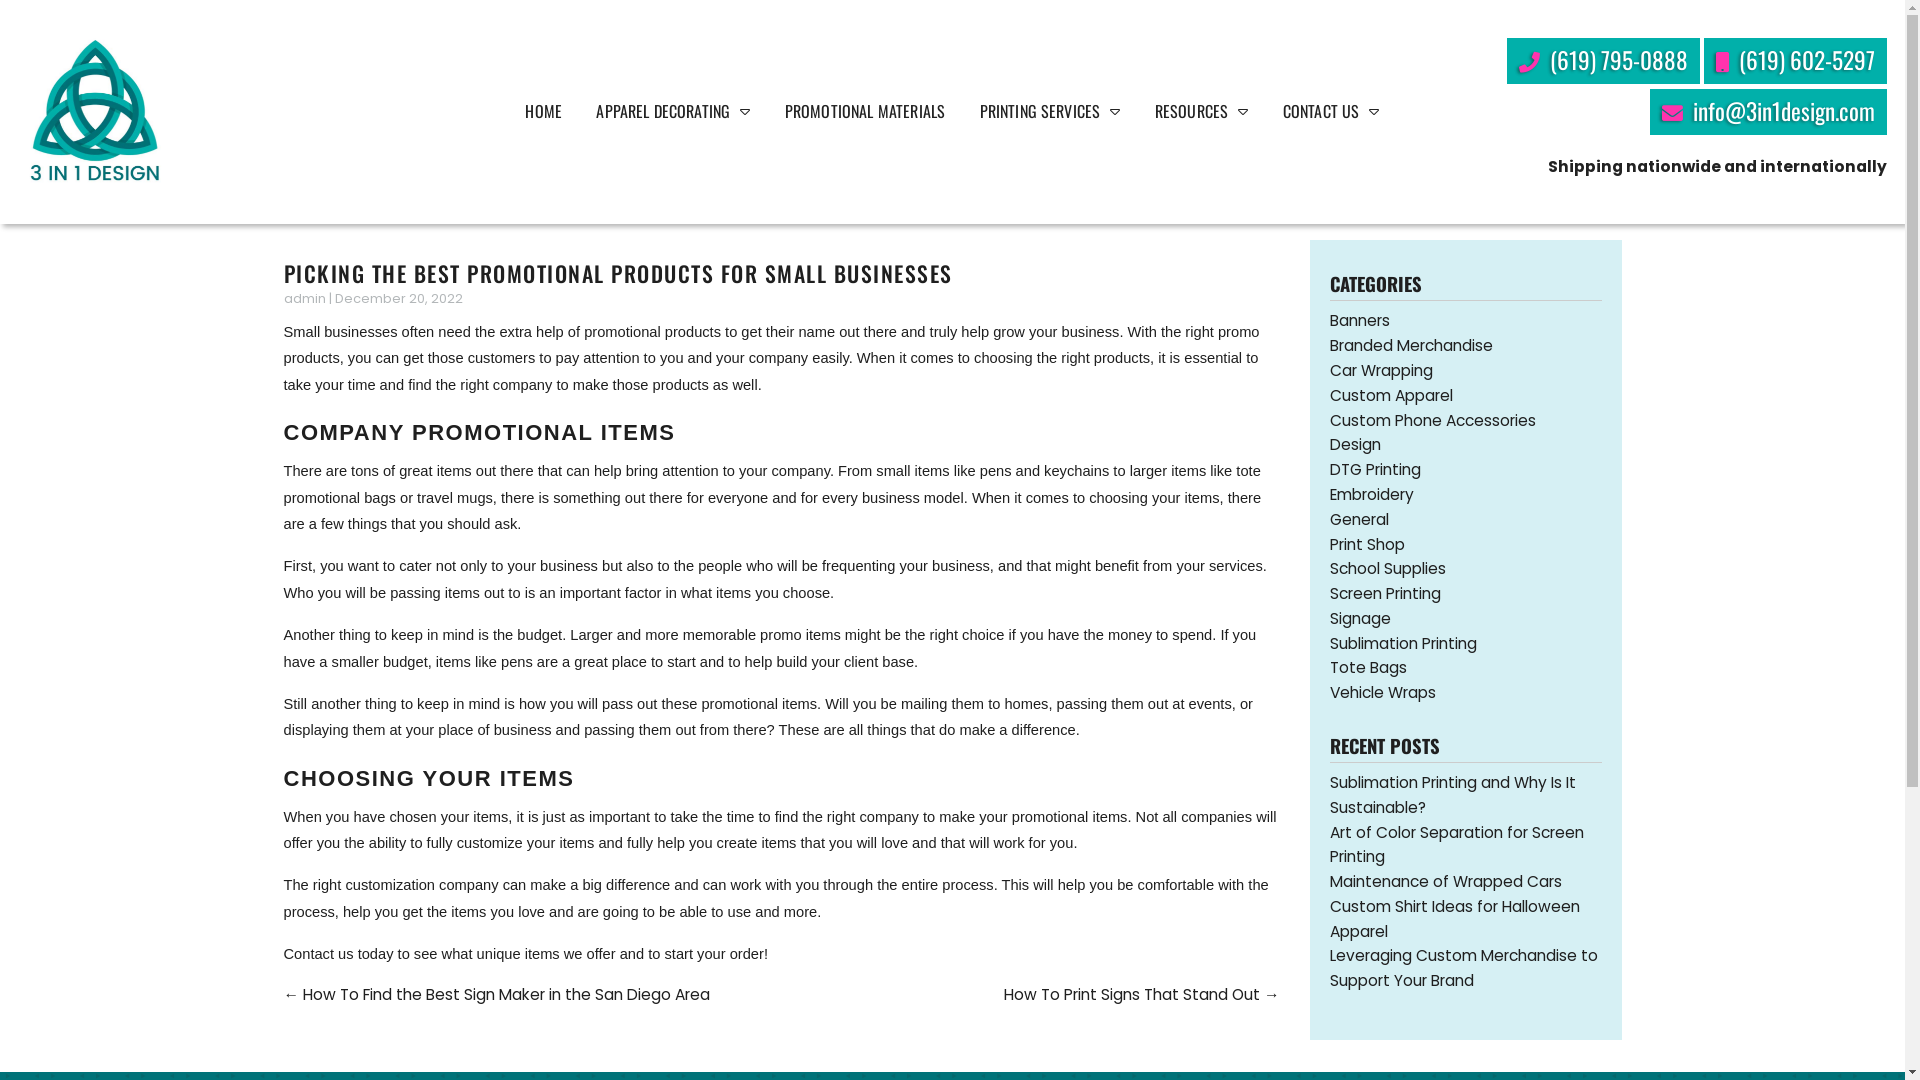 The height and width of the screenshot is (1080, 1920). I want to click on 'Maintenance of Wrapped Cars', so click(1445, 880).